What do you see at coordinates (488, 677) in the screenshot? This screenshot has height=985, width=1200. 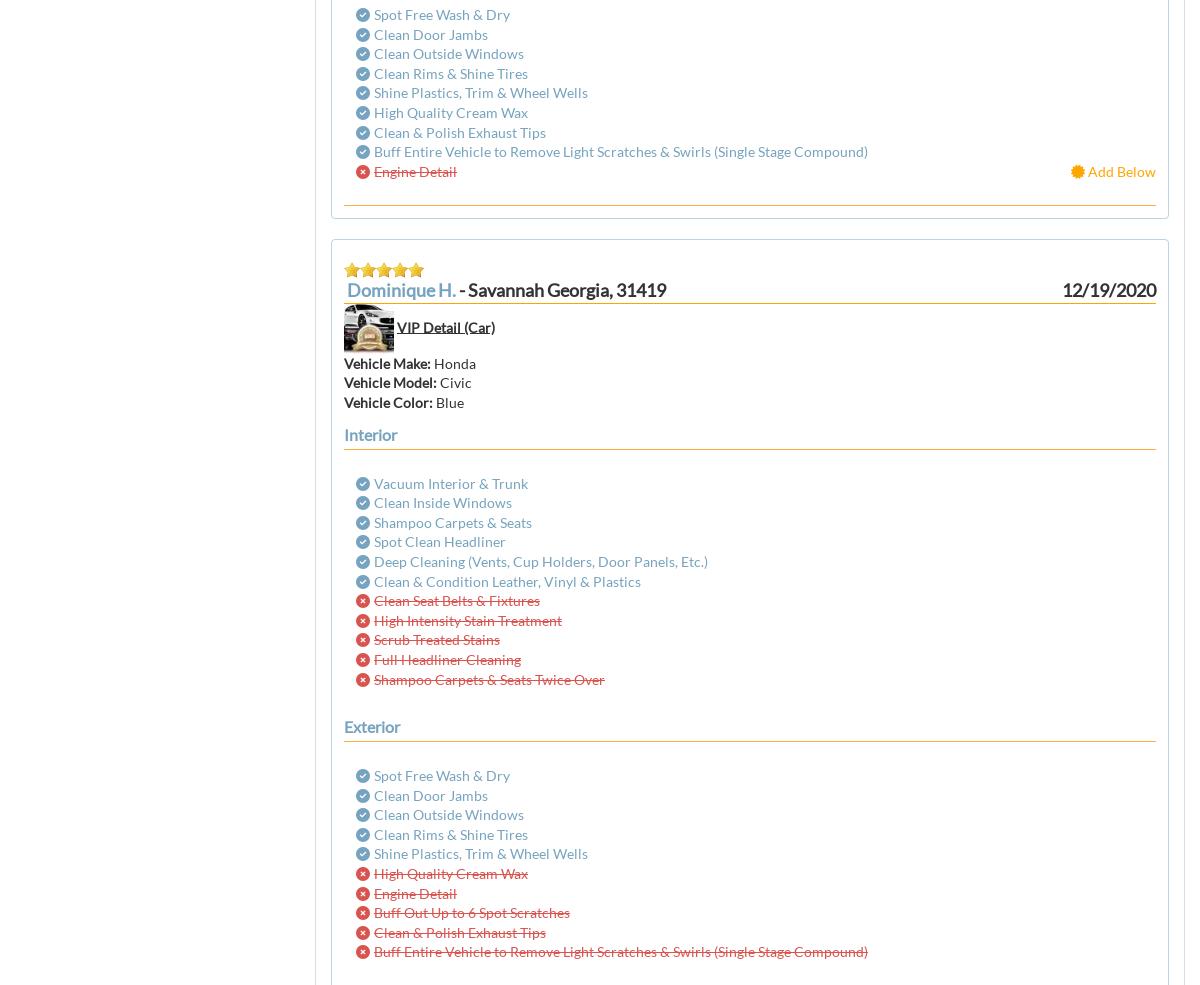 I see `'Shampoo Carpets & Seats Twice Over'` at bounding box center [488, 677].